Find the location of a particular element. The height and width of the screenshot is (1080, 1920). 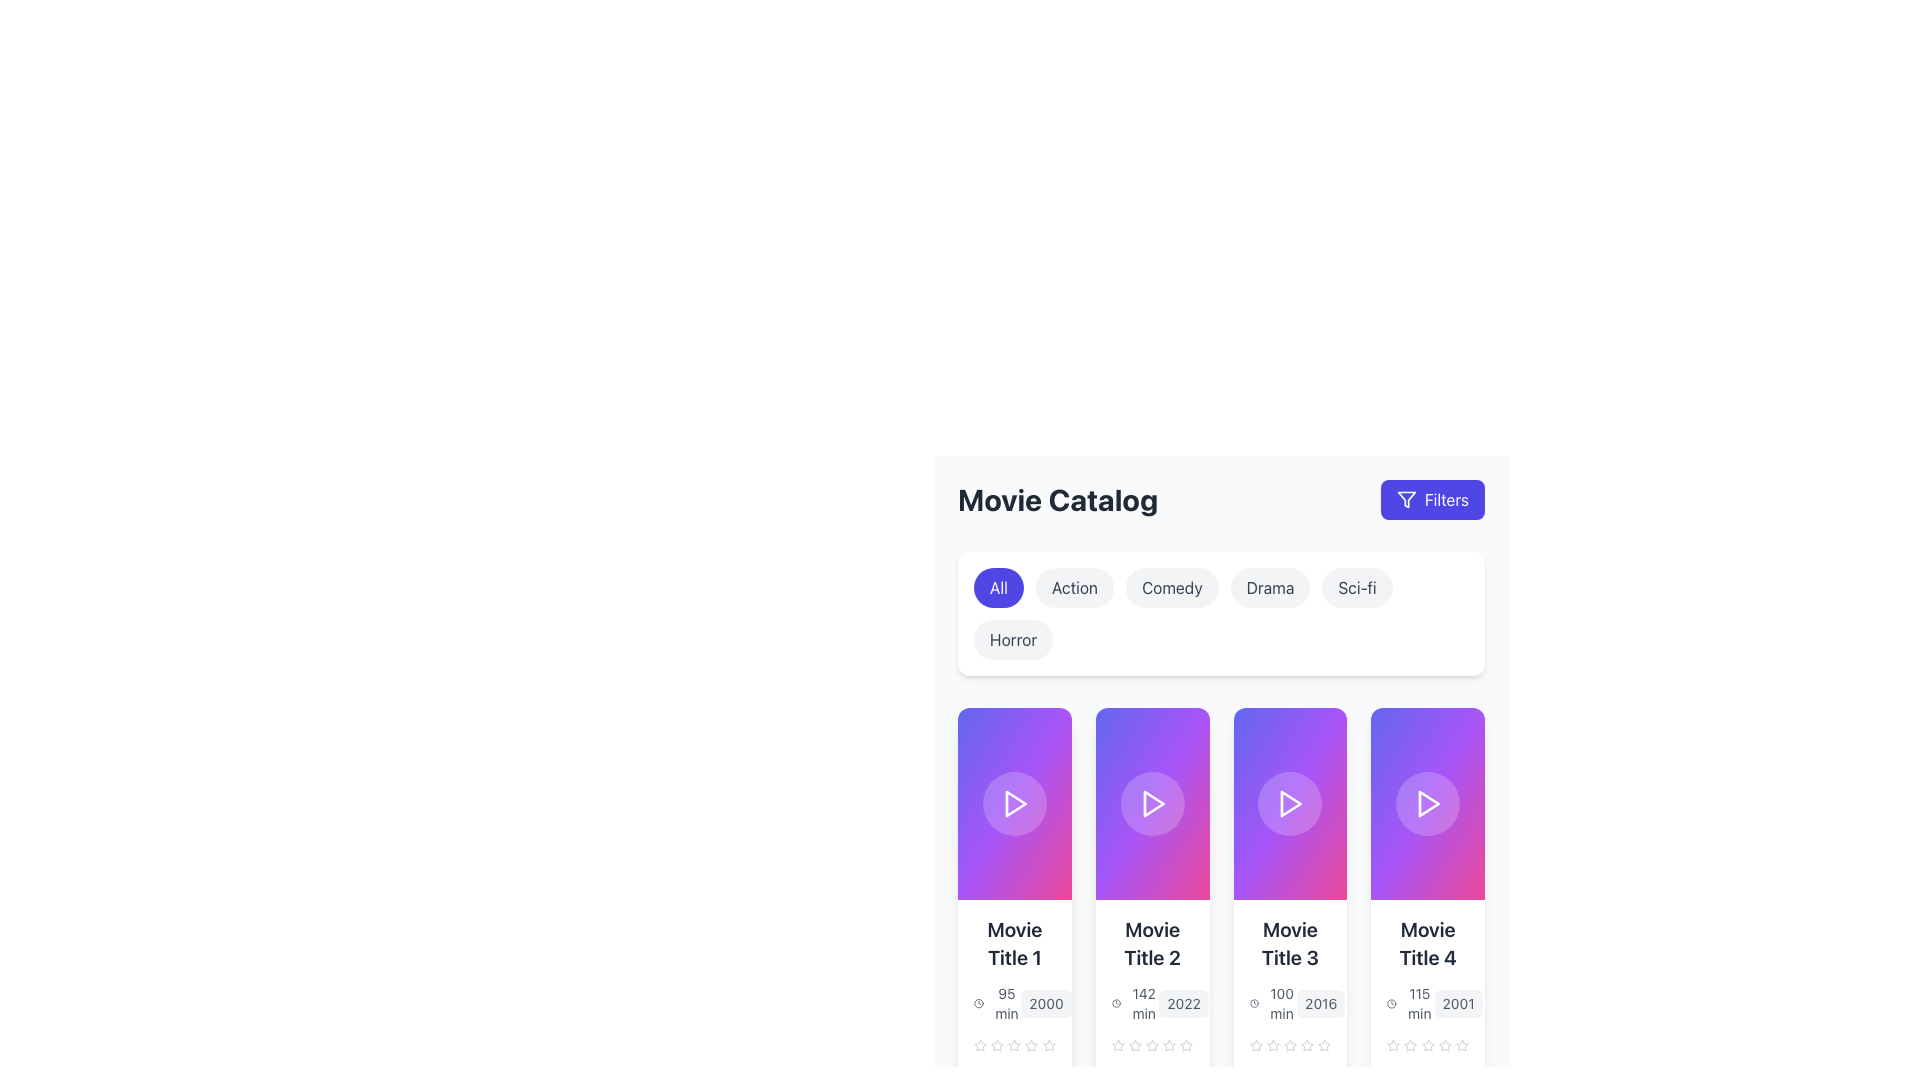

the 'Sci-fi' filter button, which is the fifth button in the genre group located beneath the 'Movie Catalog' heading is located at coordinates (1357, 586).